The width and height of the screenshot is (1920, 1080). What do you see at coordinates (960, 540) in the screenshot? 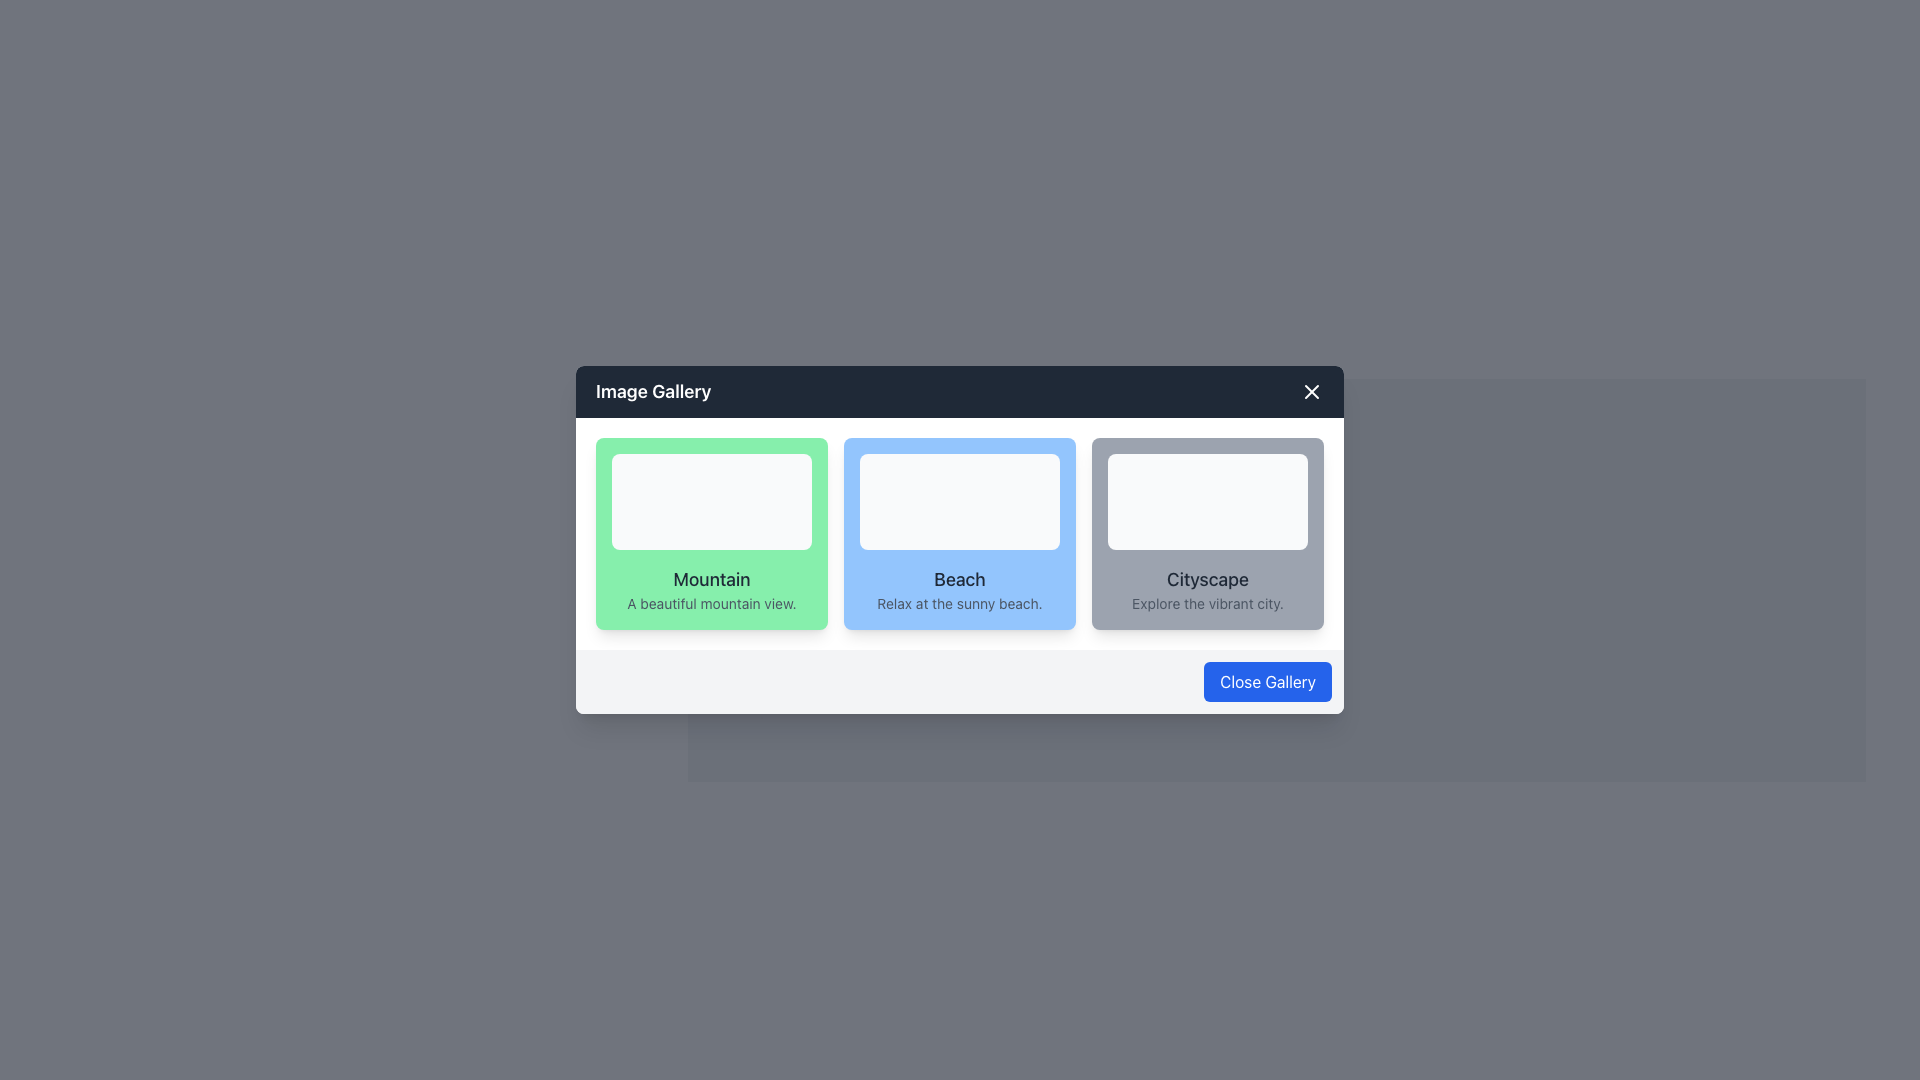
I see `the 'Beach' card element located in the center of the gallery modal` at bounding box center [960, 540].